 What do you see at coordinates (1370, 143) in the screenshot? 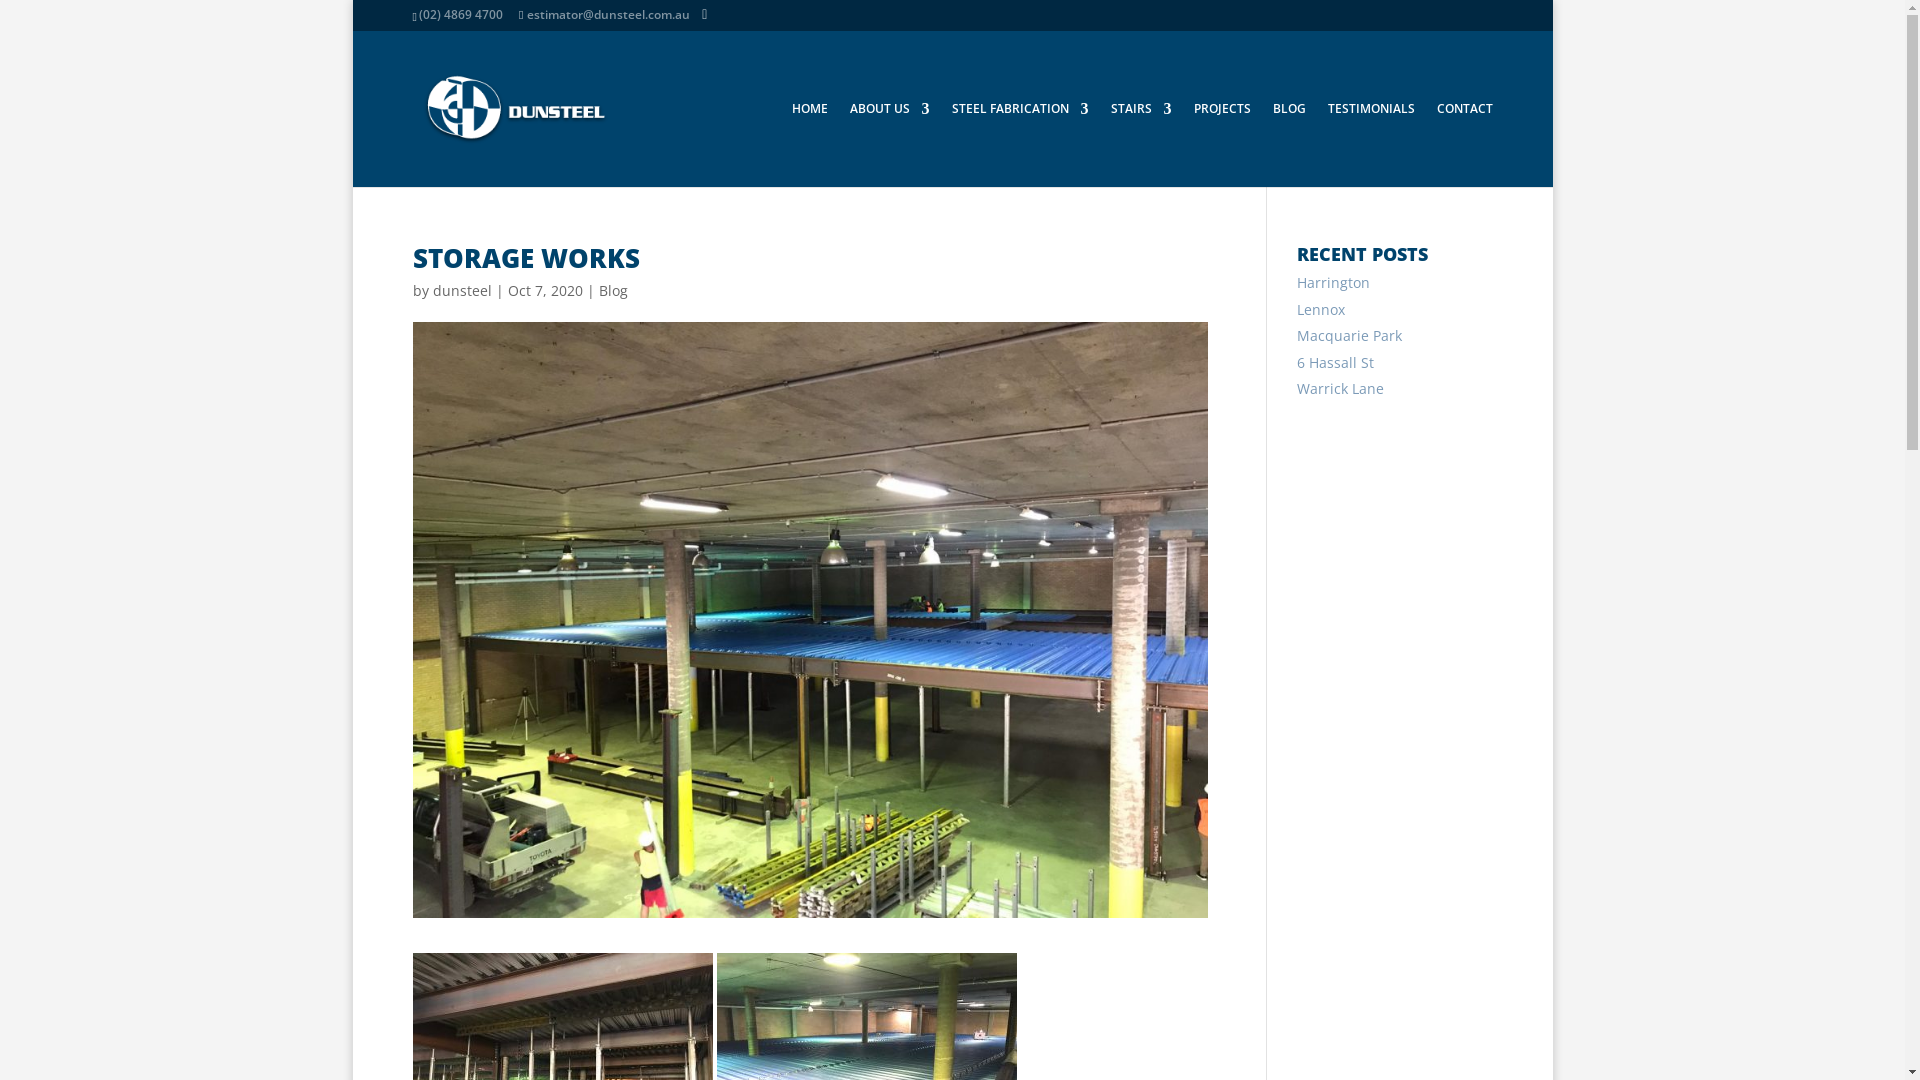
I see `'TESTIMONIALS'` at bounding box center [1370, 143].